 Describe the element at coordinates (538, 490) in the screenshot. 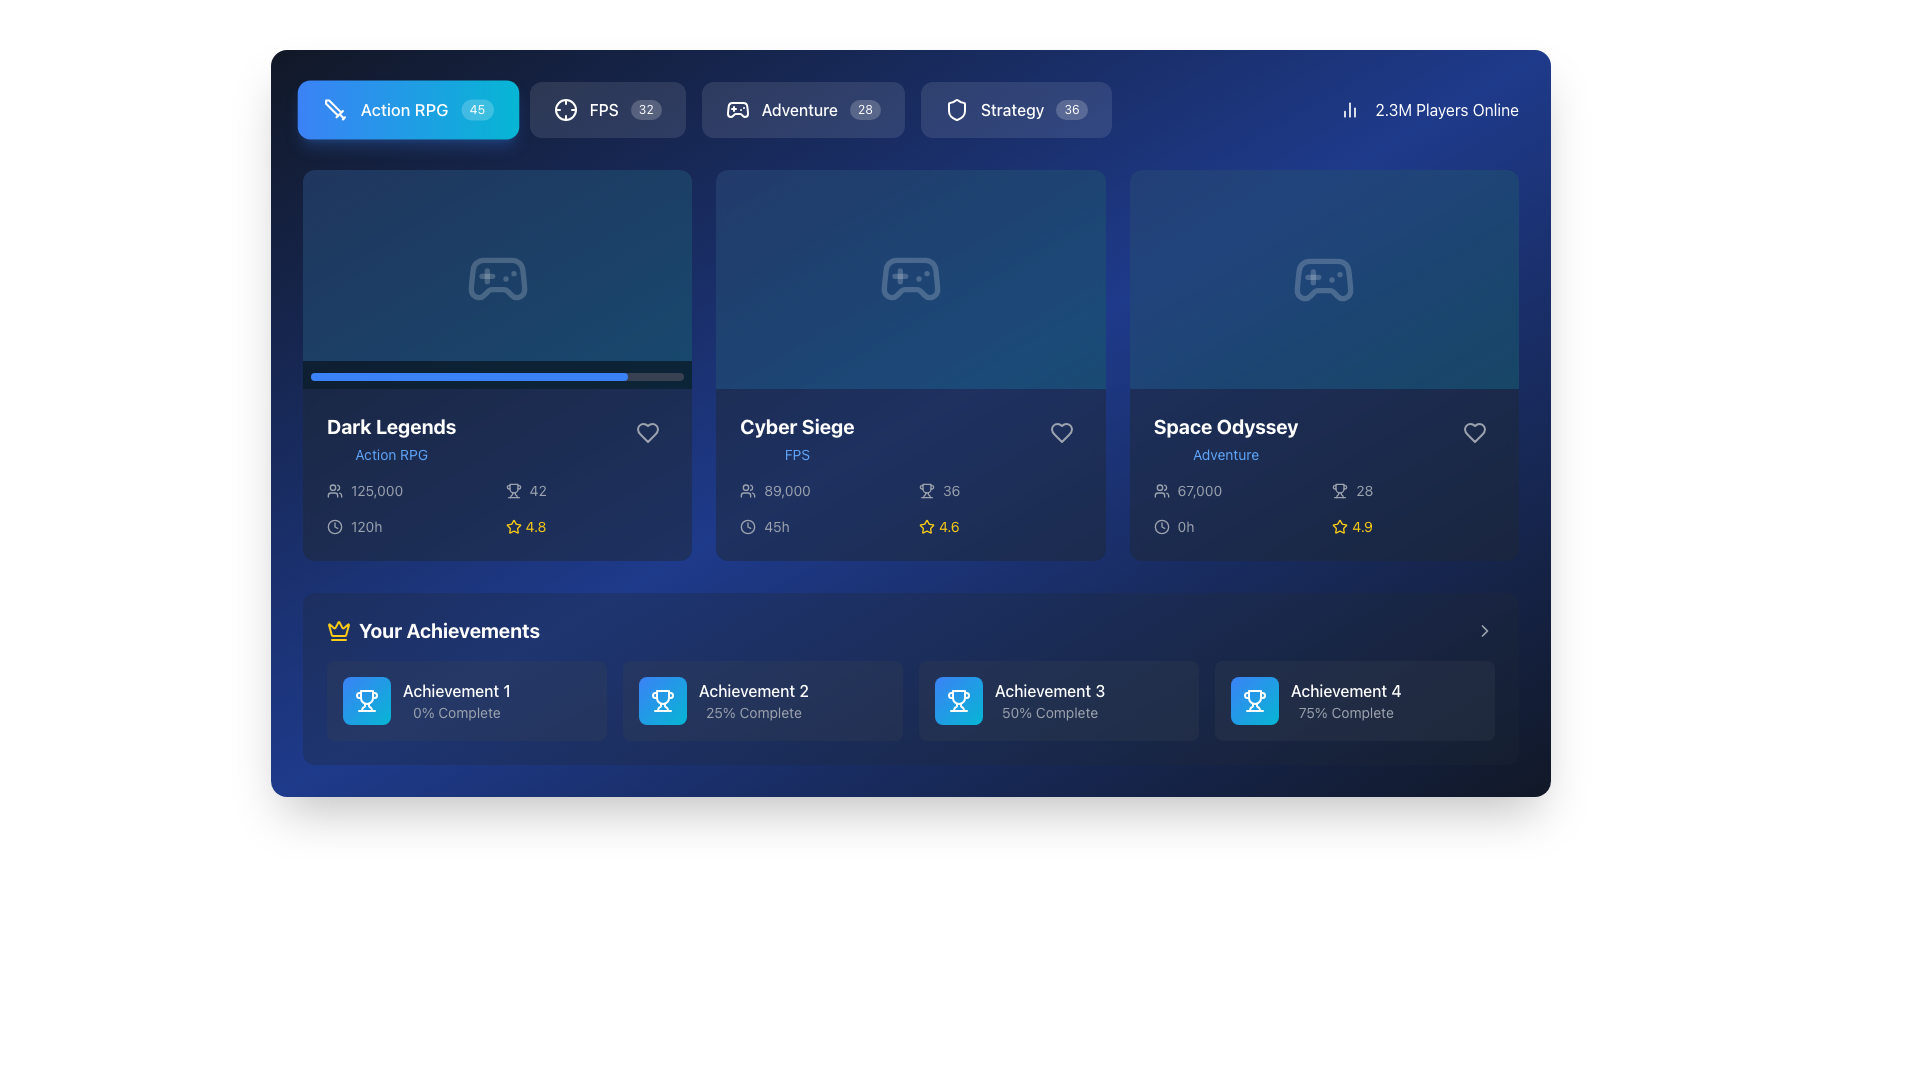

I see `the static text displaying numeric details related to achievements or points for the 'Dark Legends' item, located under the trophy icon in the 'Dark Legends' card` at that location.